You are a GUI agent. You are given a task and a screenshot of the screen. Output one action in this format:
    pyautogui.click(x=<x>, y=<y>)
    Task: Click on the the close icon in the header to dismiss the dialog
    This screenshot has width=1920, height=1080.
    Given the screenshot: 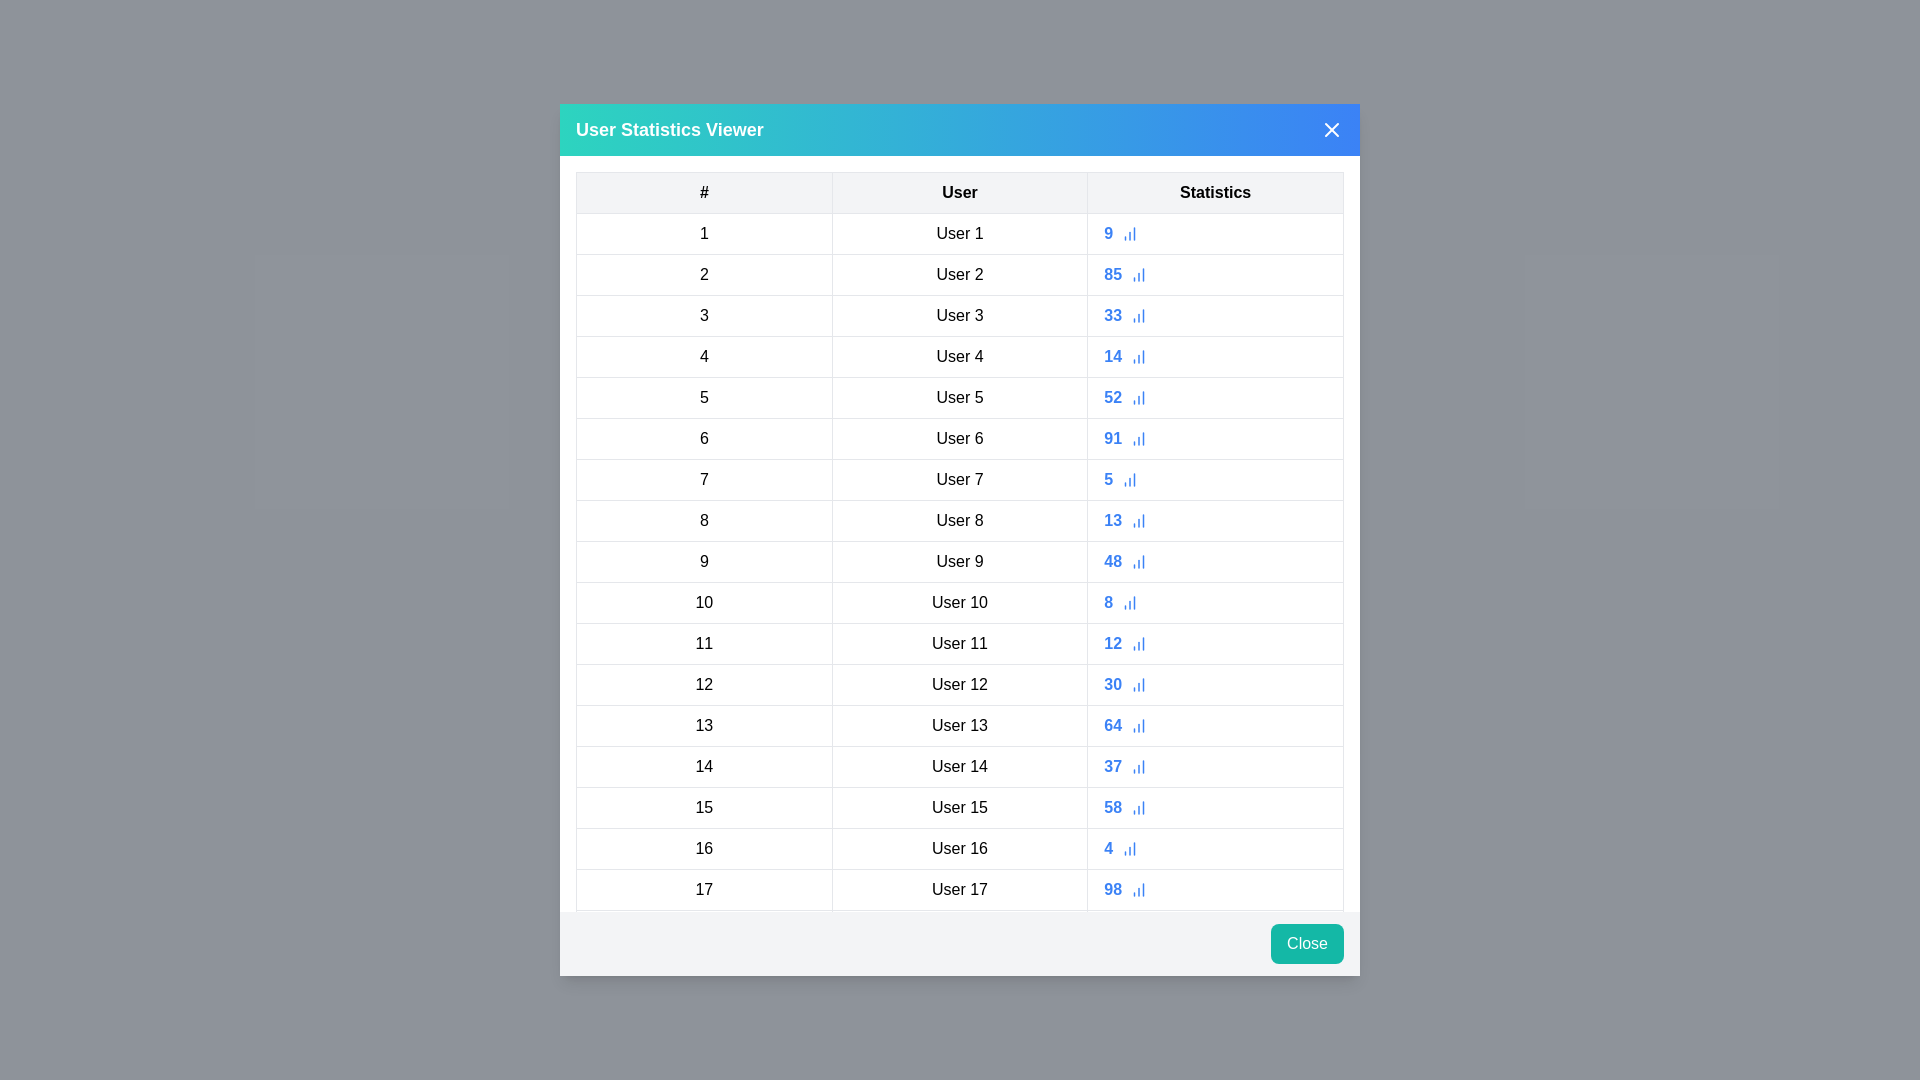 What is the action you would take?
    pyautogui.click(x=1331, y=130)
    